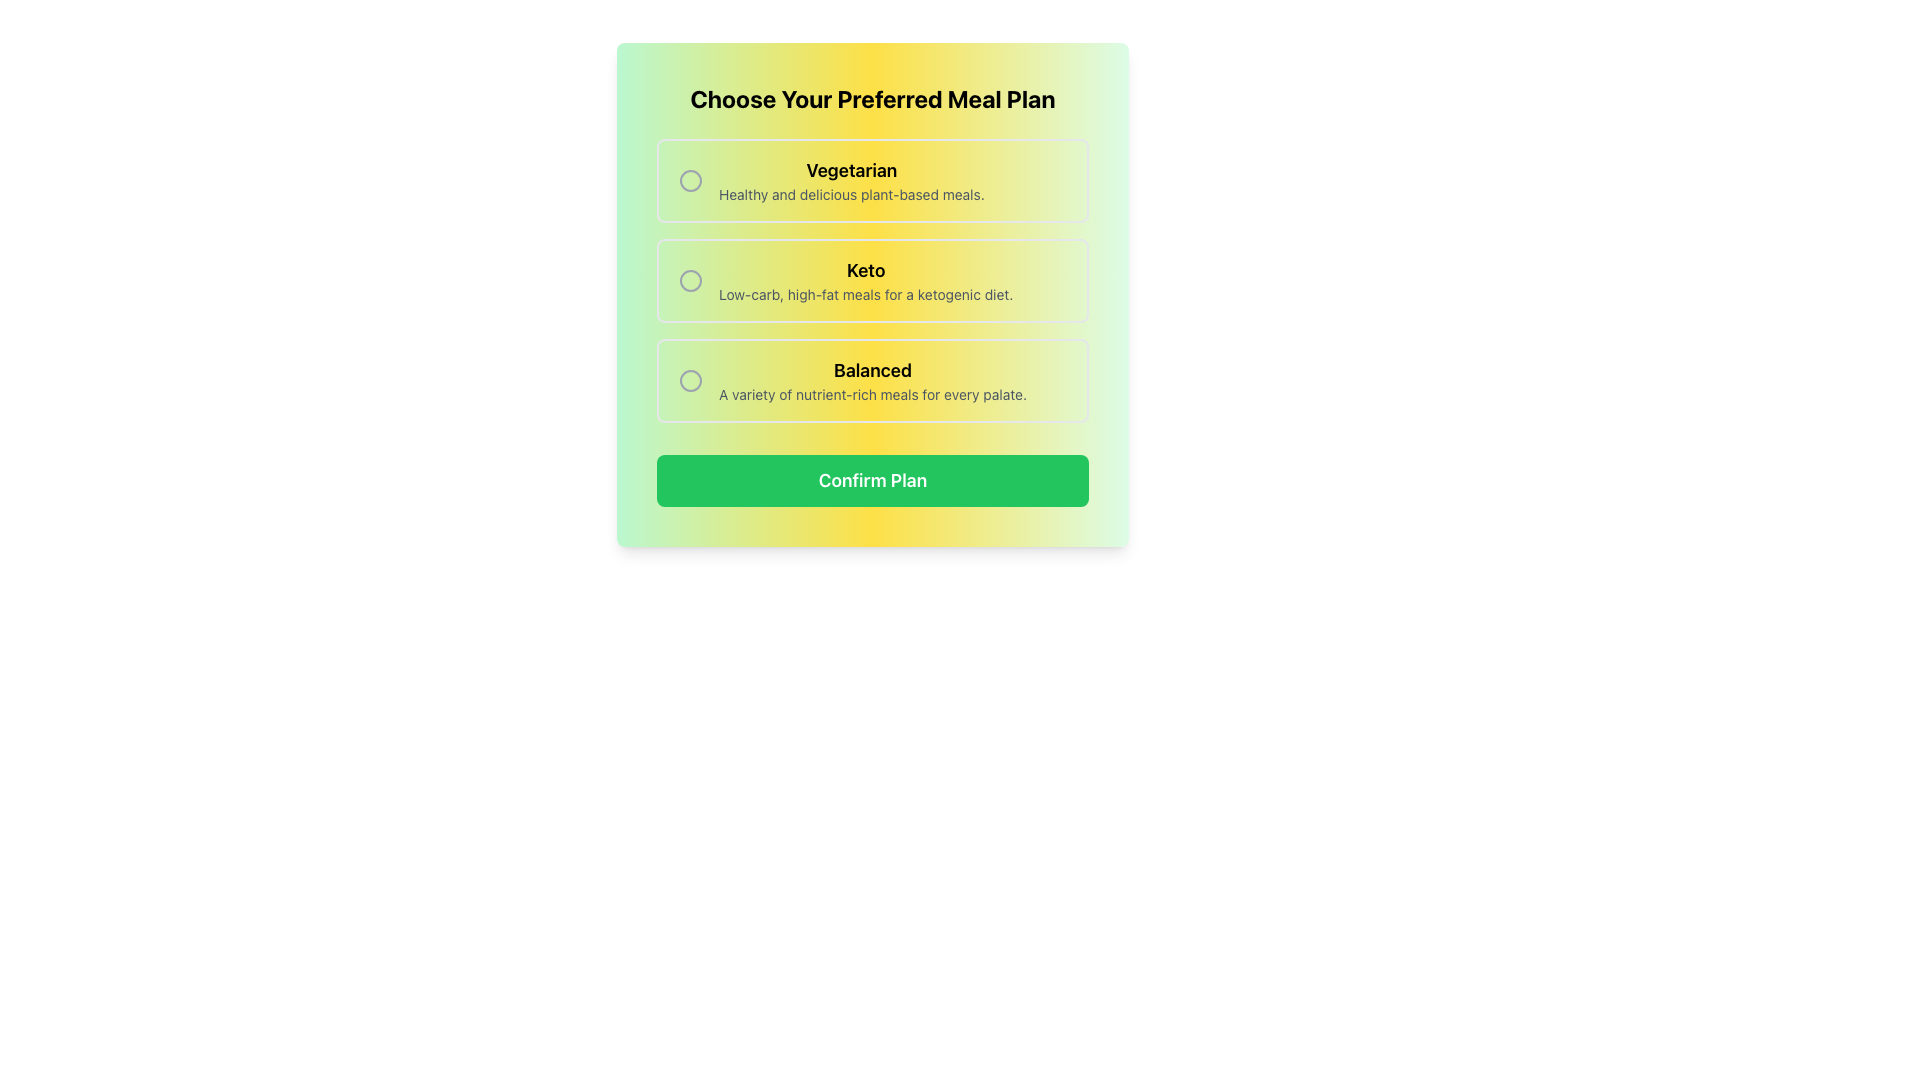 The image size is (1920, 1080). Describe the element at coordinates (873, 481) in the screenshot. I see `the confirmation button that finalizes the meal plan selection, located at the bottom of the meal plan options card` at that location.